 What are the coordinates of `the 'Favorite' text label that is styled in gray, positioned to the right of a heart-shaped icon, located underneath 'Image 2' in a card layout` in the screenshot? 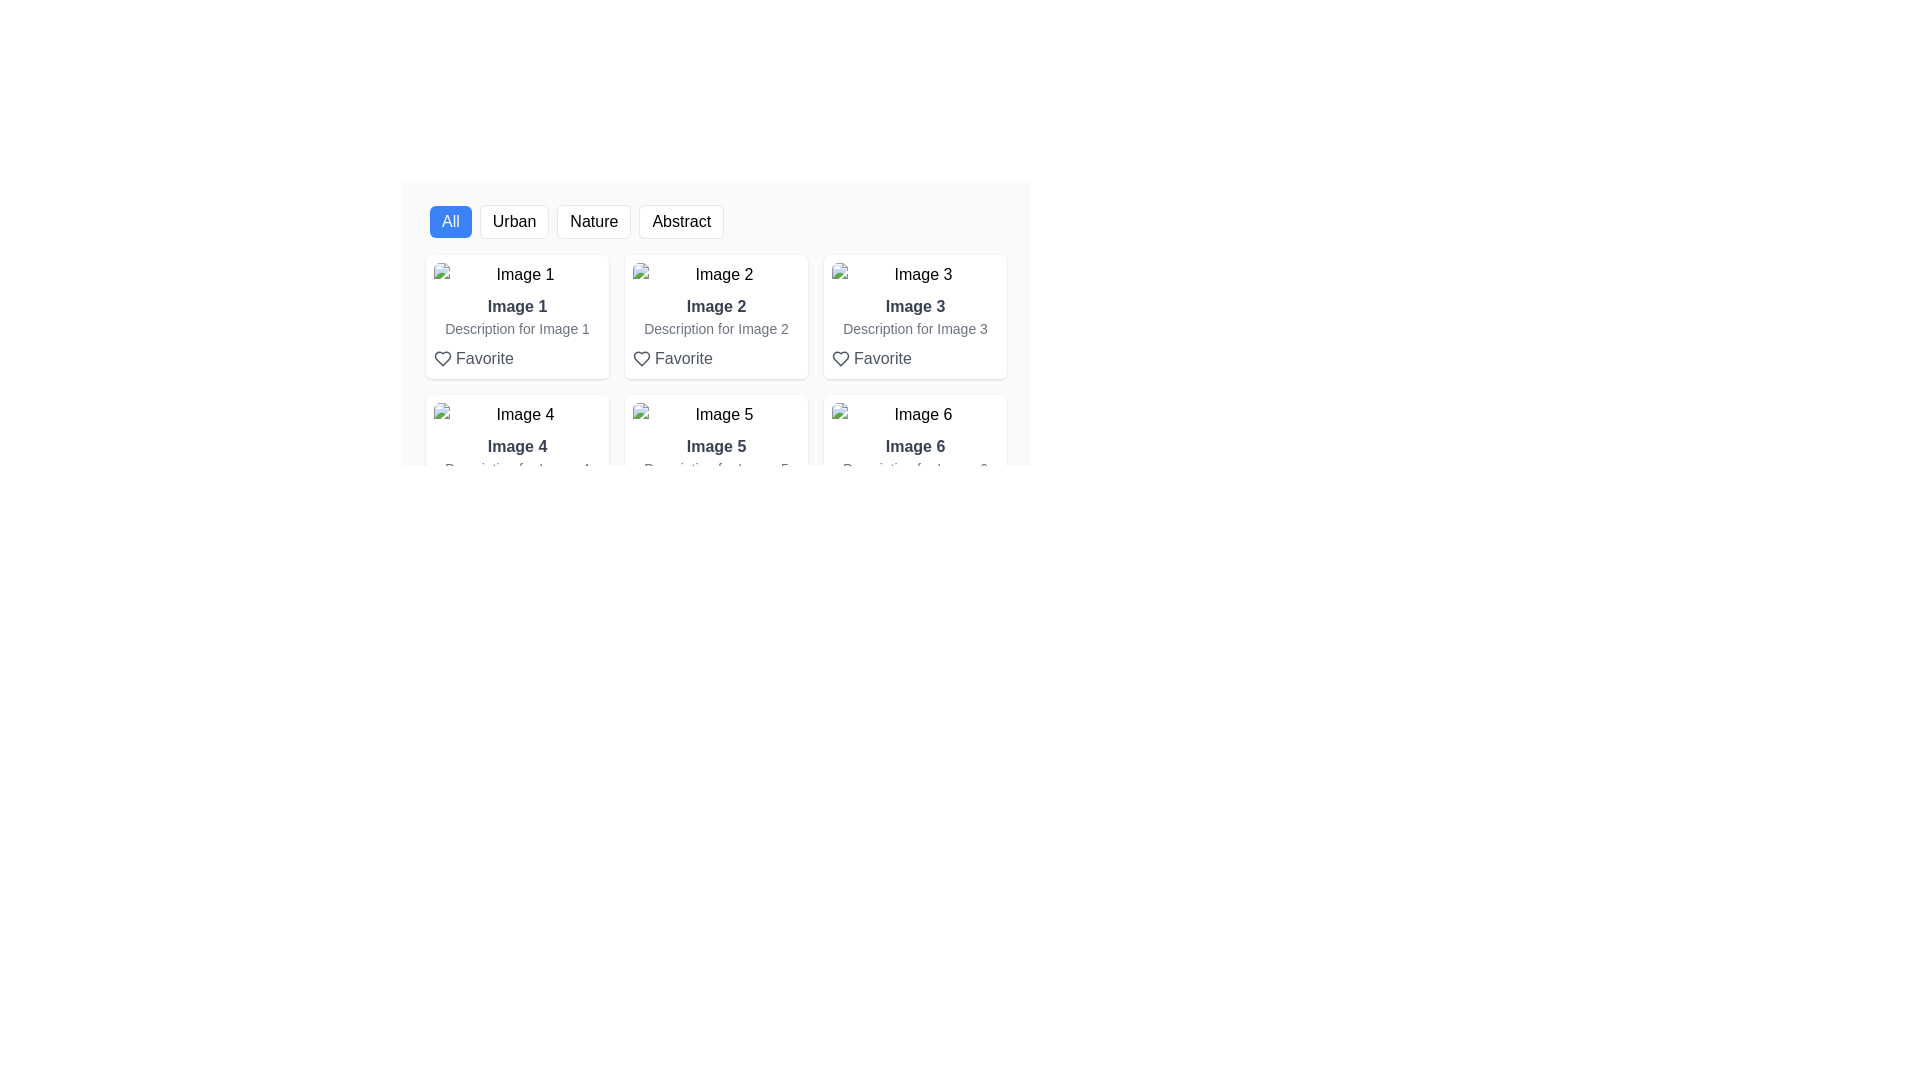 It's located at (683, 357).